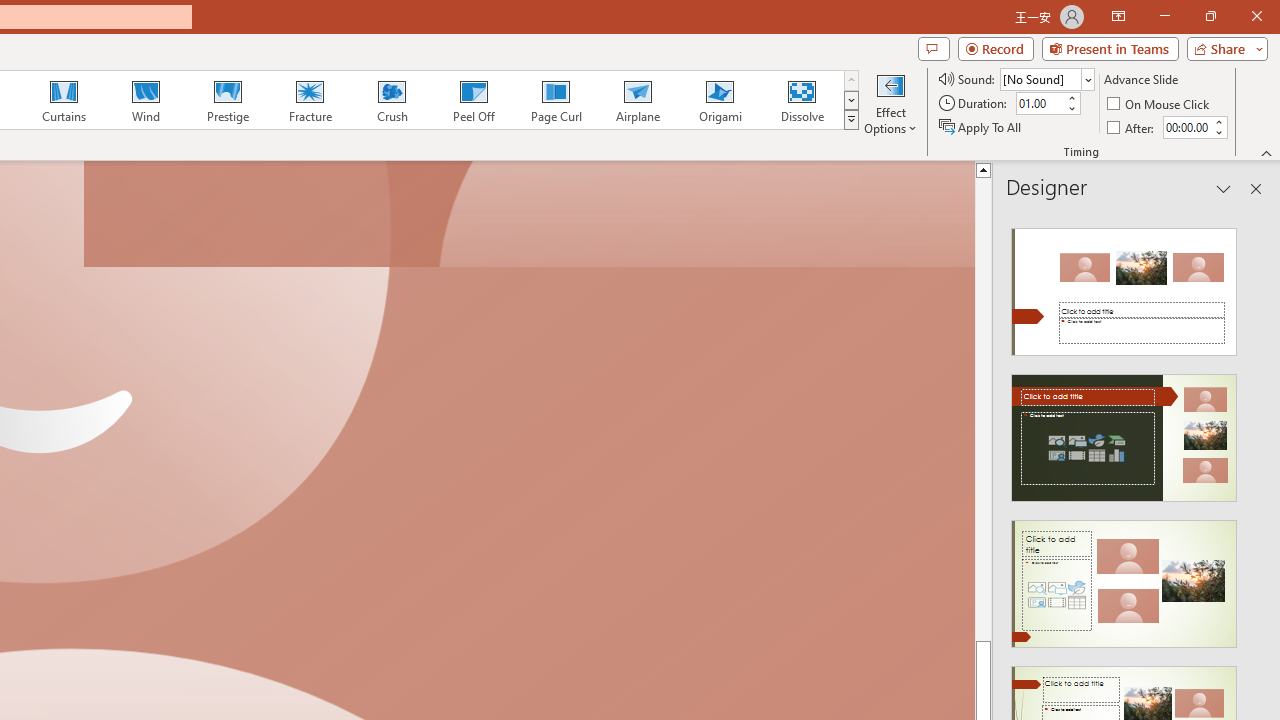  What do you see at coordinates (1164, 16) in the screenshot?
I see `'Minimize'` at bounding box center [1164, 16].